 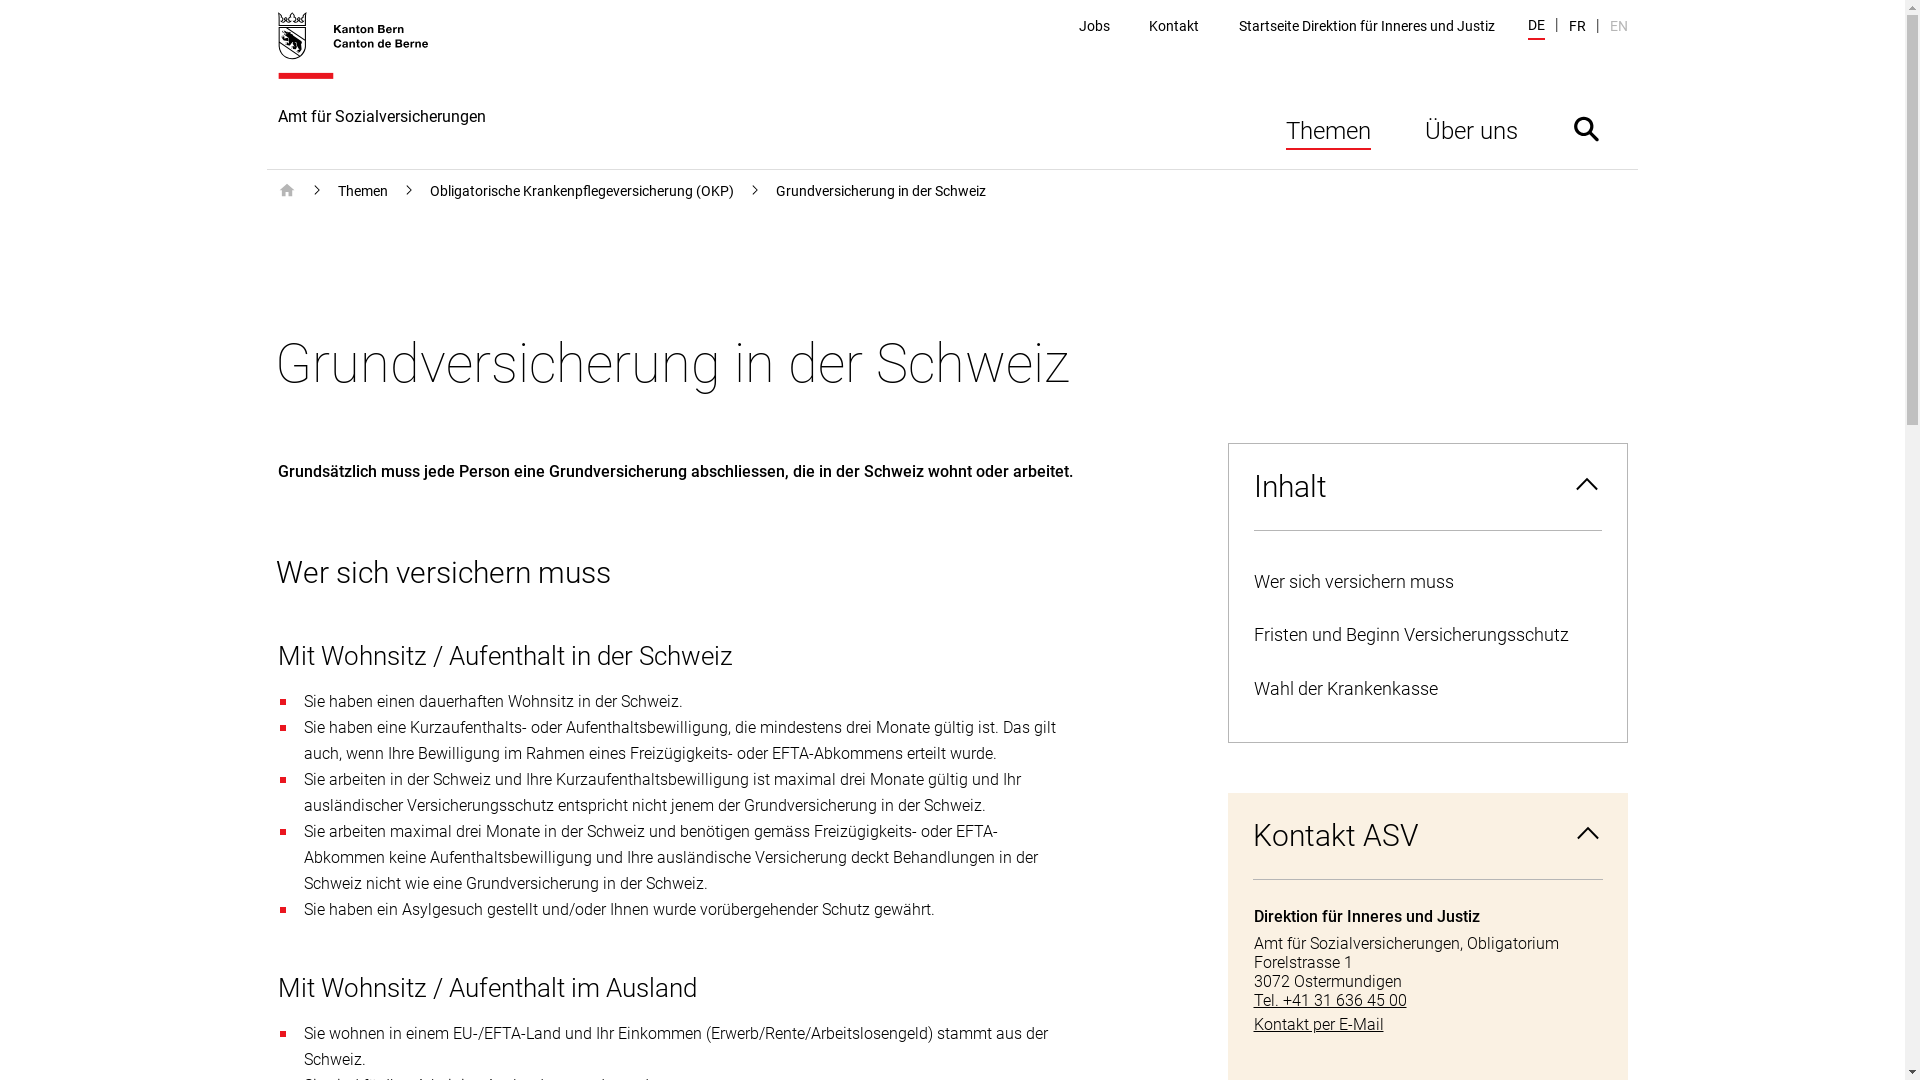 What do you see at coordinates (1426, 1000) in the screenshot?
I see `'Tel. +41 31 636 45 00'` at bounding box center [1426, 1000].